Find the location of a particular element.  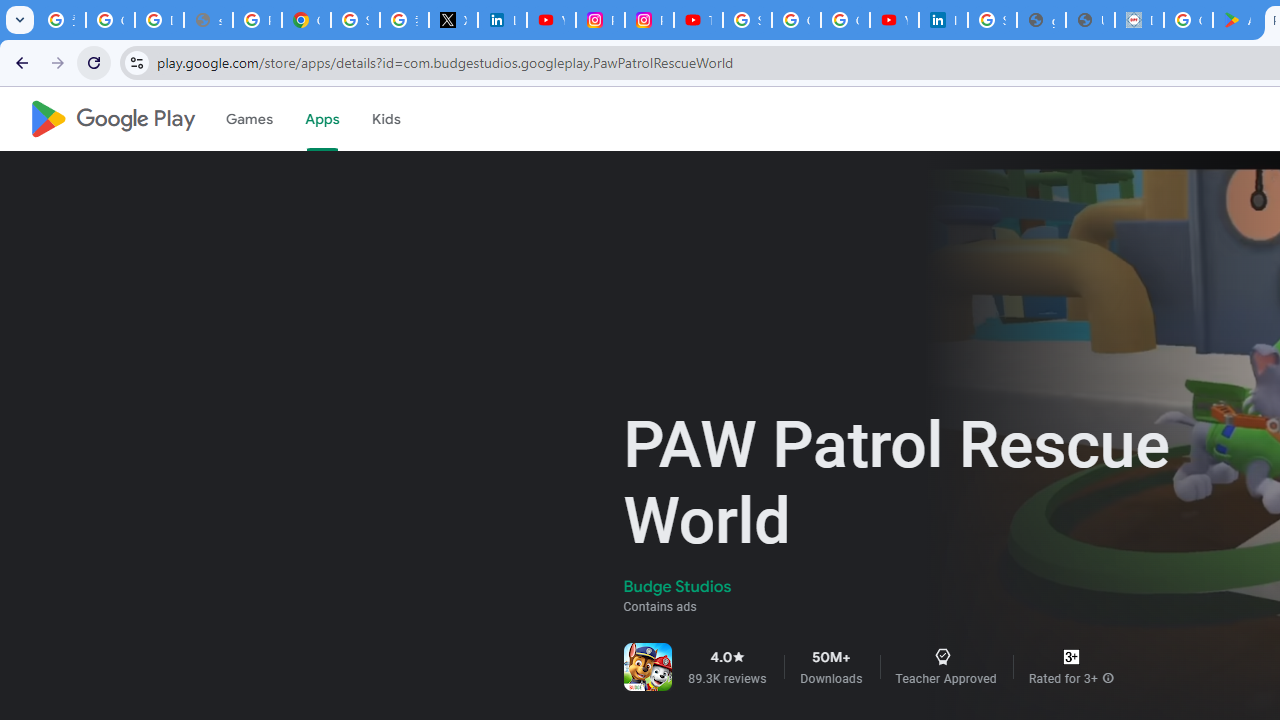

'LinkedIn Privacy Policy' is located at coordinates (502, 20).